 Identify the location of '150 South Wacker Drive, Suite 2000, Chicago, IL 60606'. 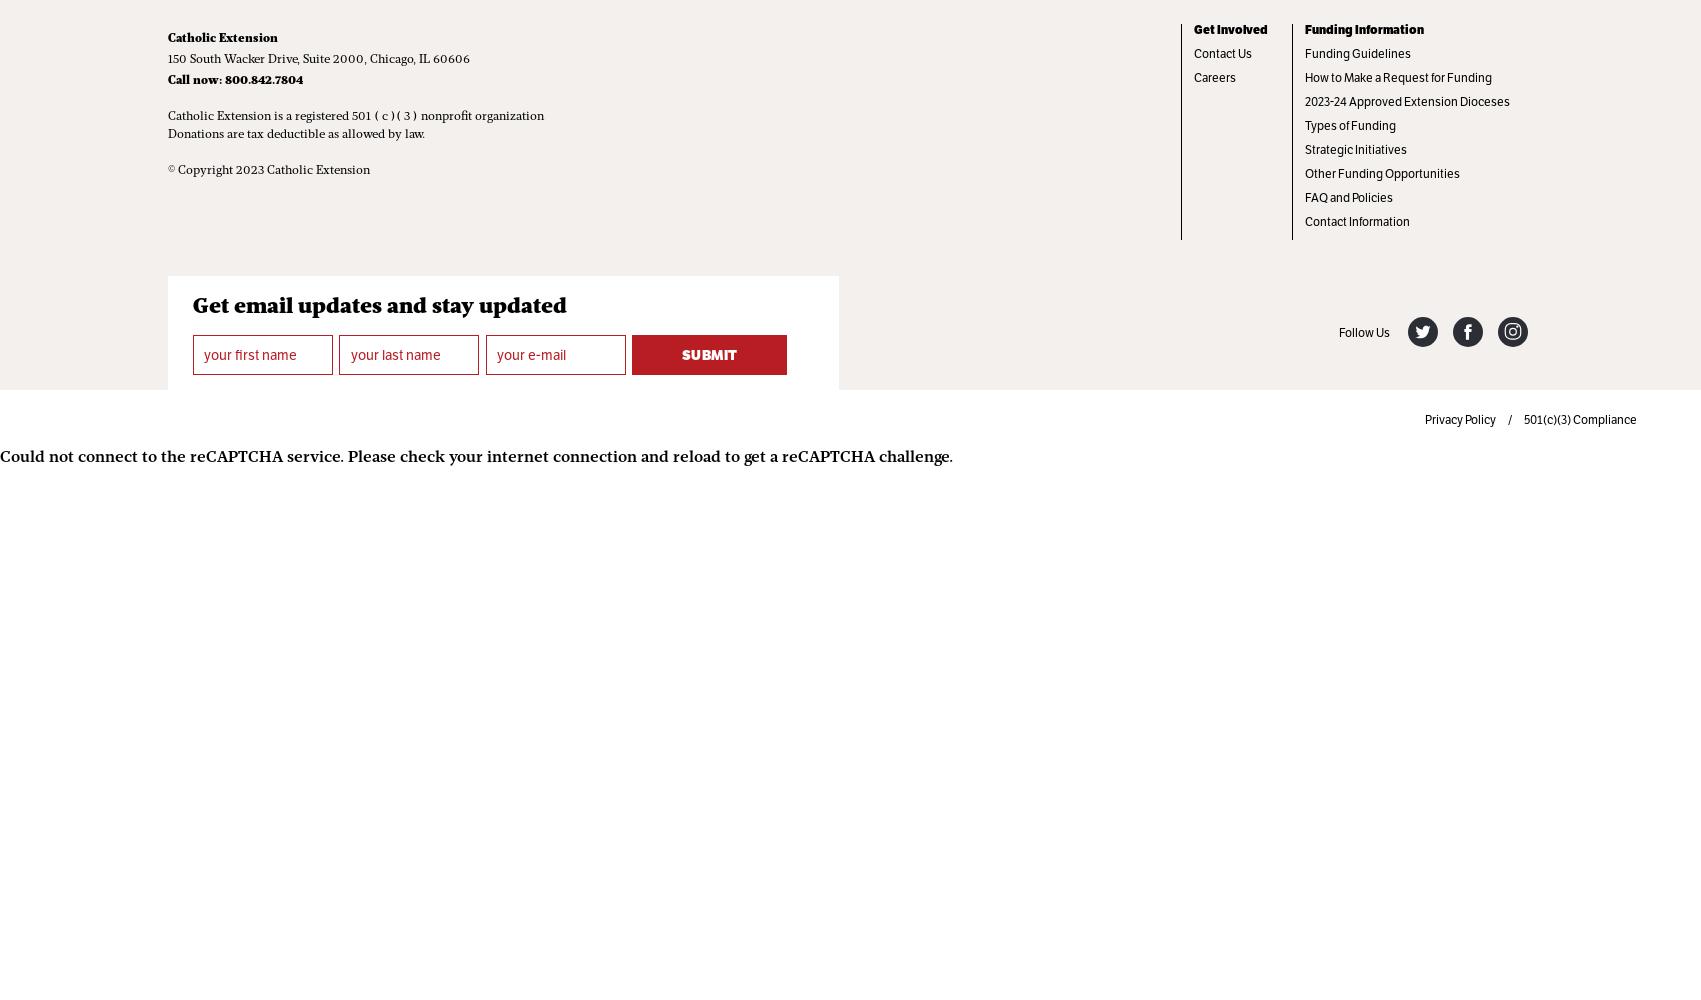
(317, 60).